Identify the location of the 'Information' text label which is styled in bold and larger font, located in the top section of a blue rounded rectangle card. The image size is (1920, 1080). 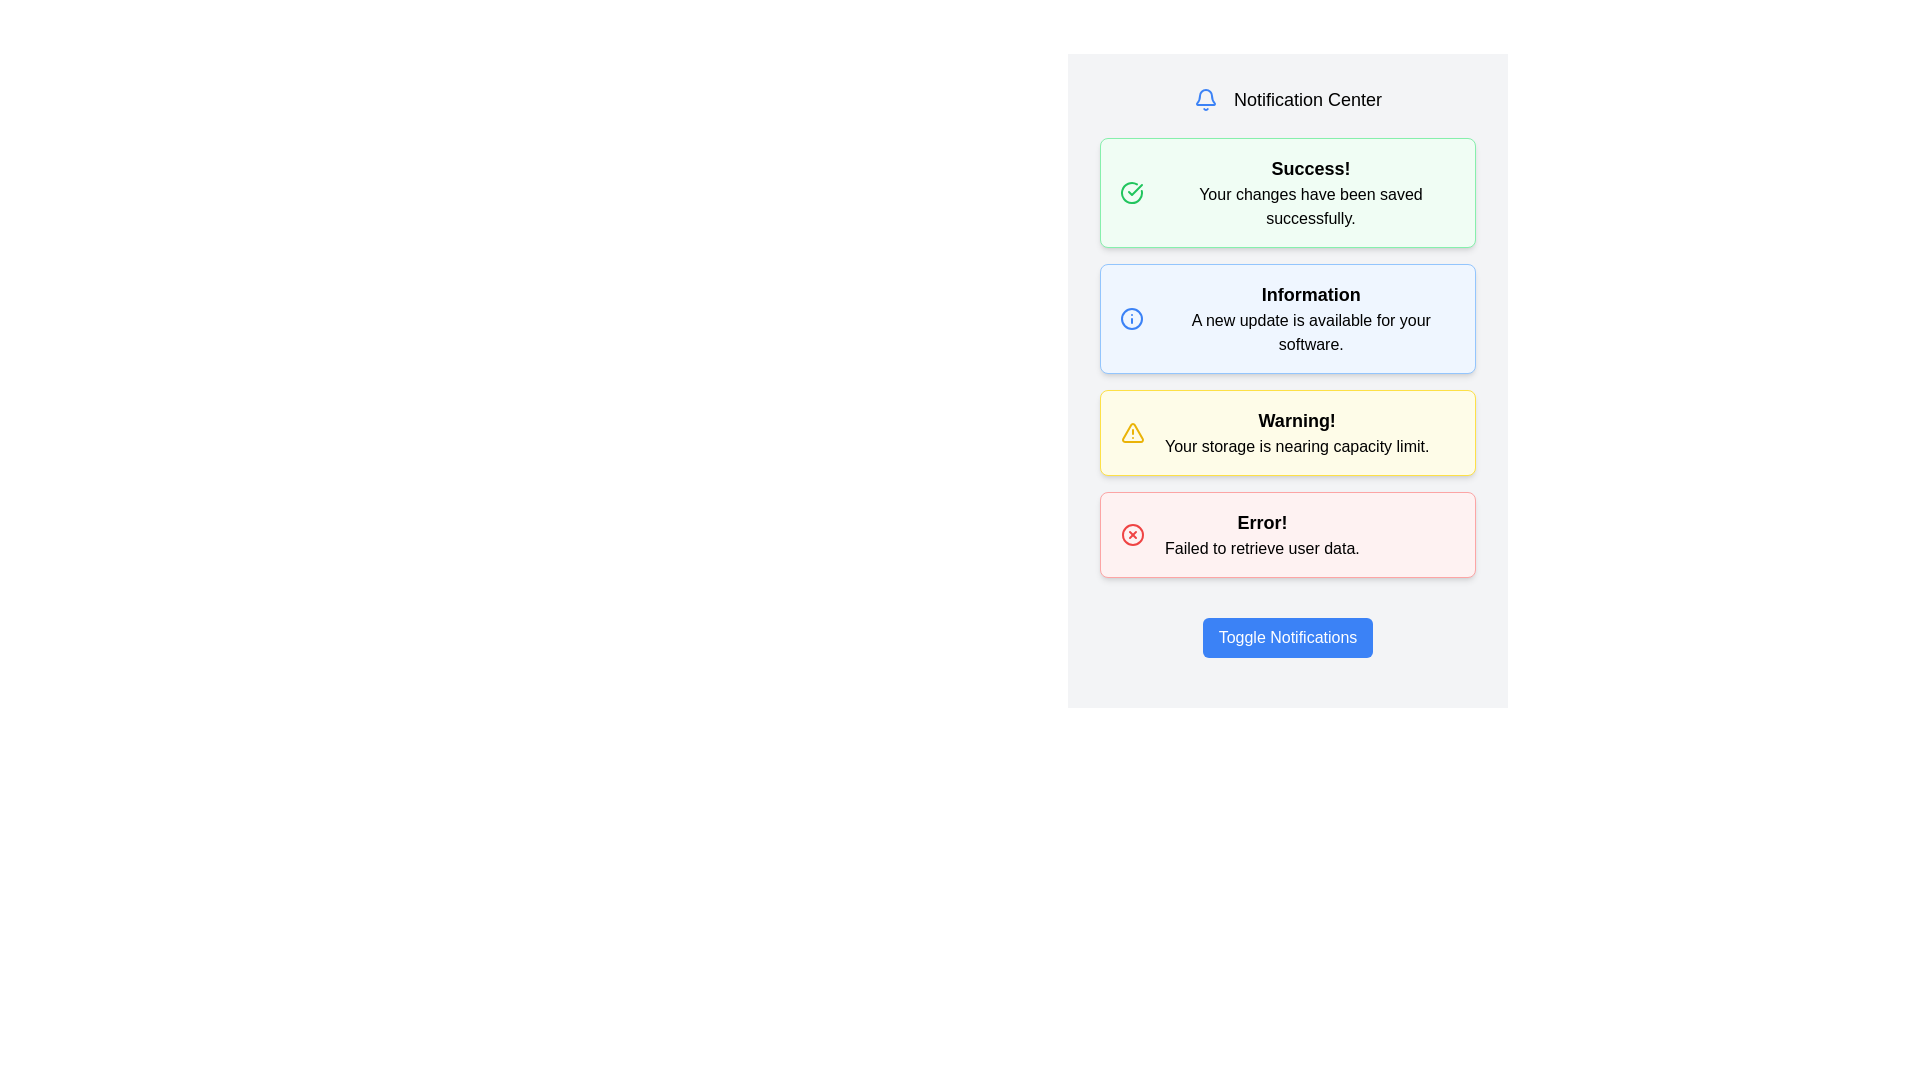
(1311, 294).